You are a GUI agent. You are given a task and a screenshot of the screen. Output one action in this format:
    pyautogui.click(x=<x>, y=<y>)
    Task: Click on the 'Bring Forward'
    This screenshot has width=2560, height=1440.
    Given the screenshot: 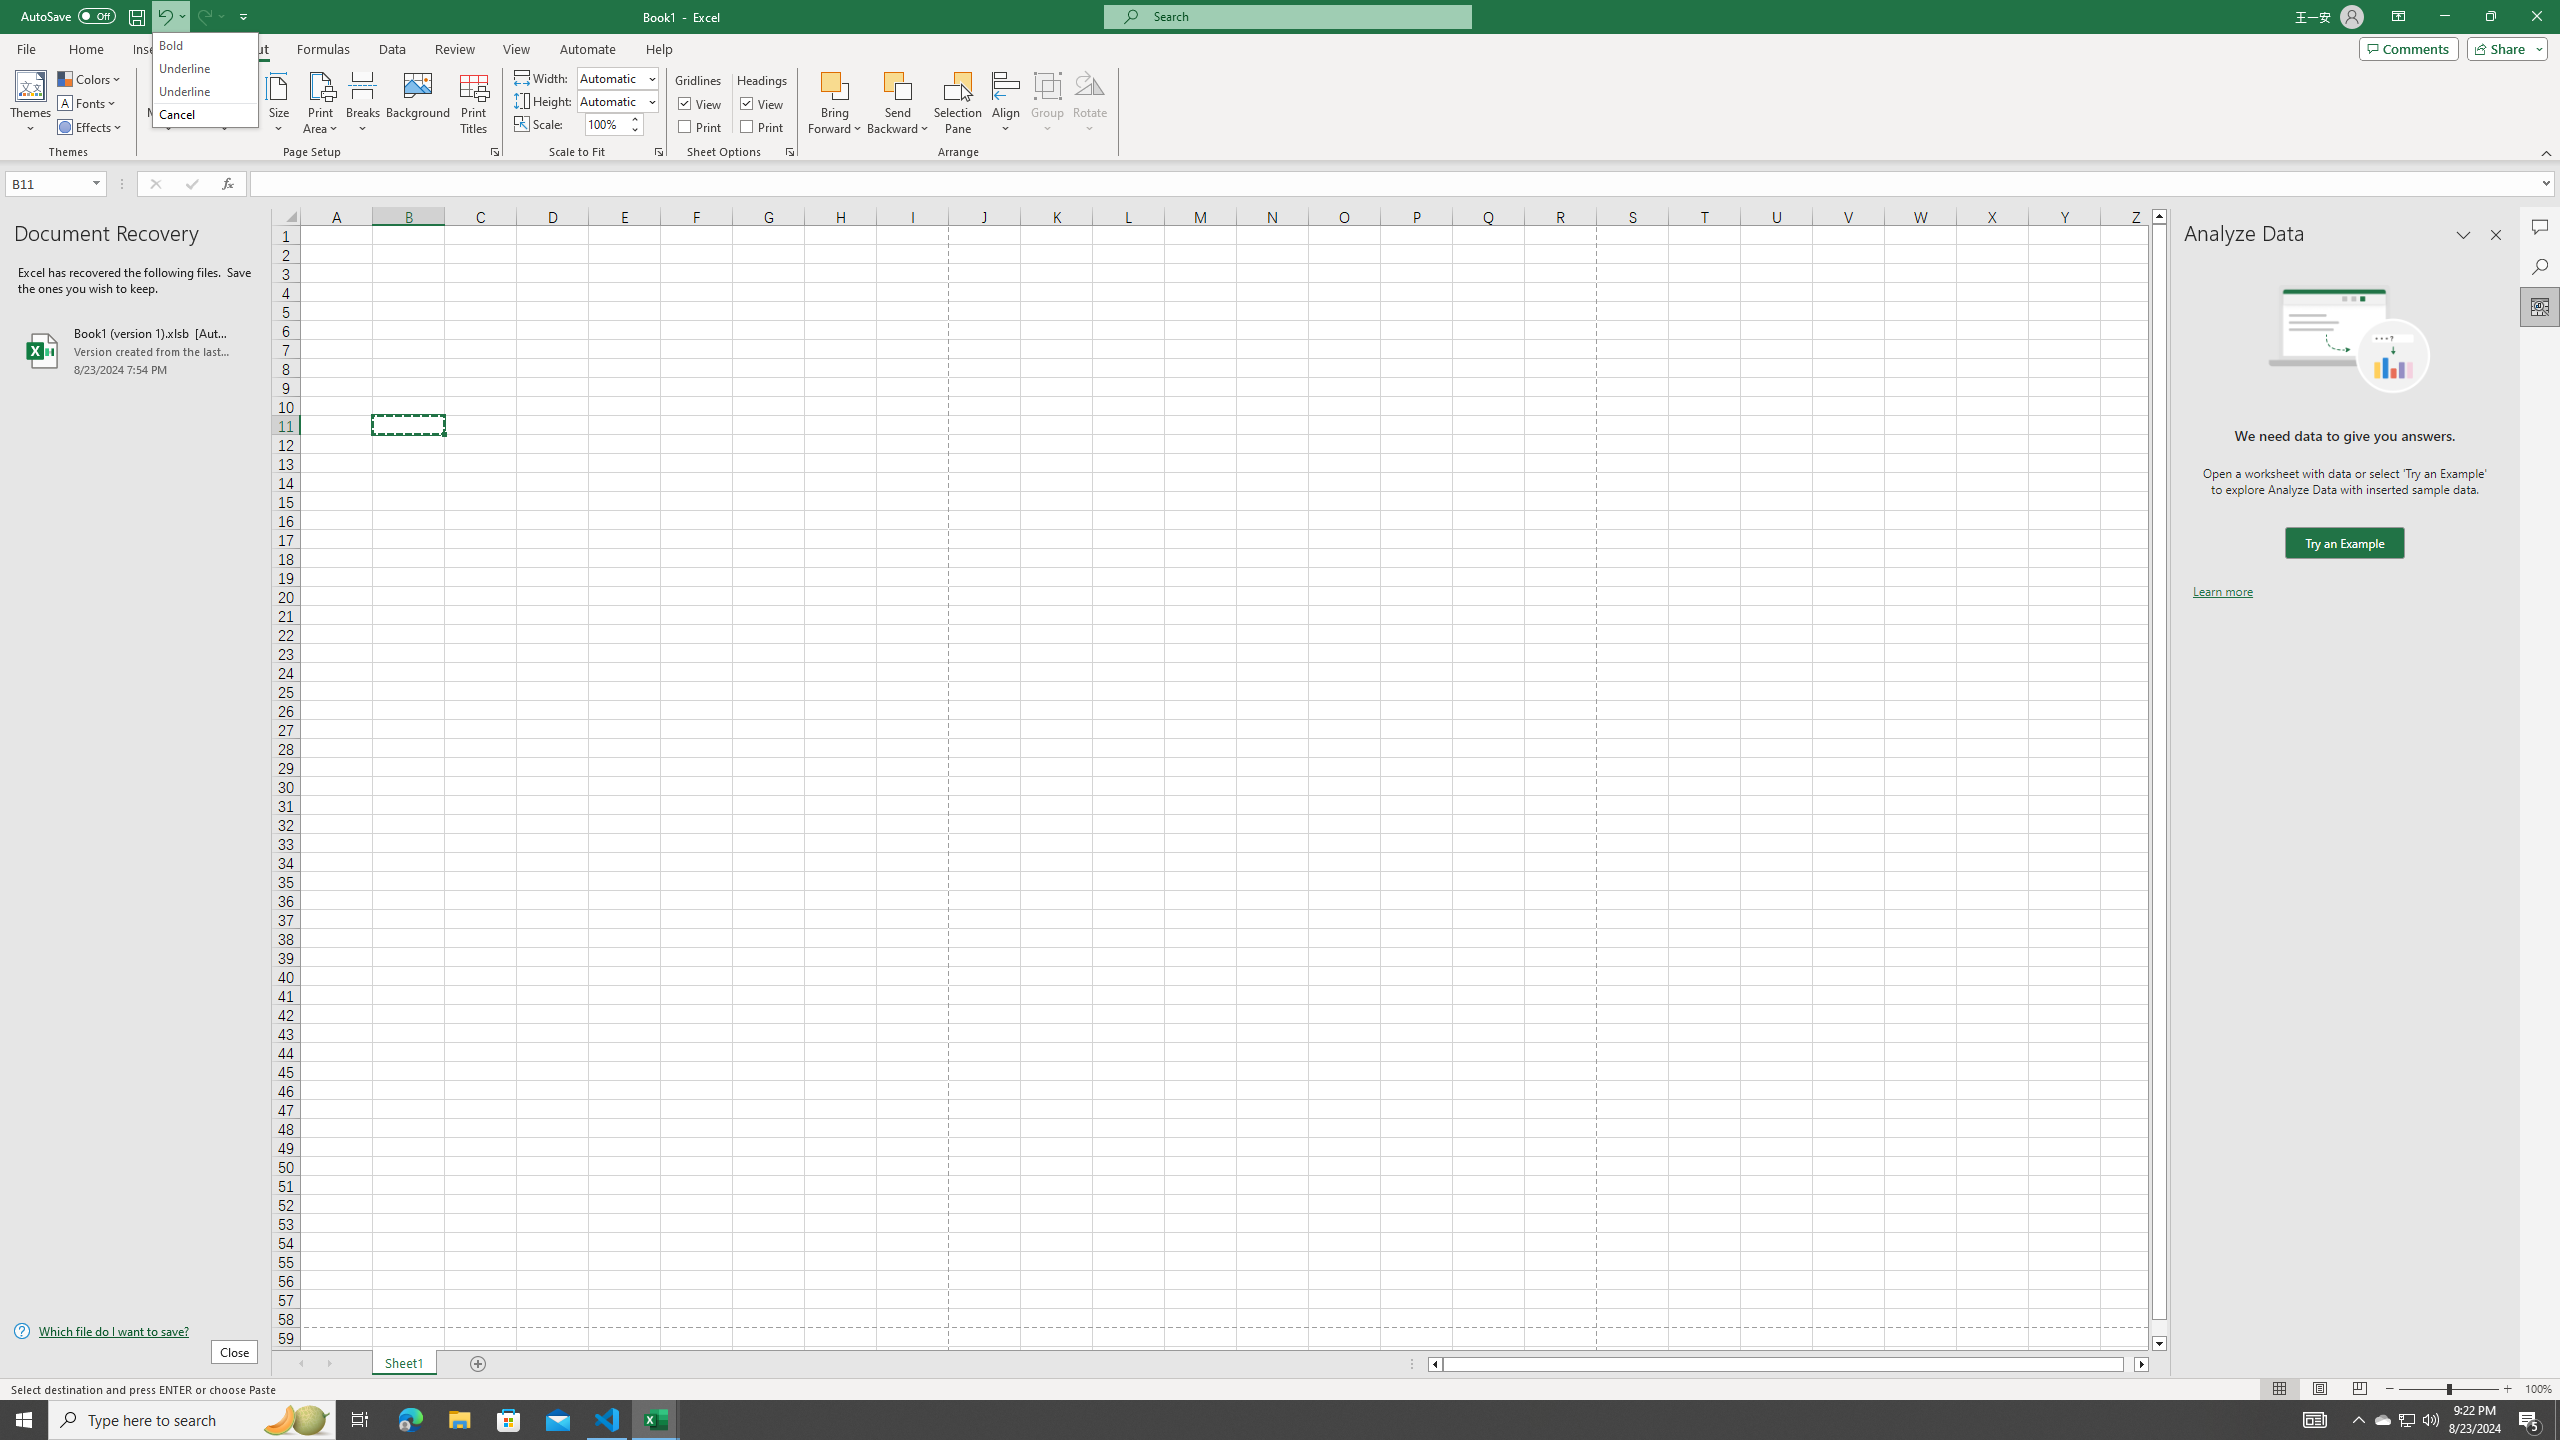 What is the action you would take?
    pyautogui.click(x=835, y=84)
    